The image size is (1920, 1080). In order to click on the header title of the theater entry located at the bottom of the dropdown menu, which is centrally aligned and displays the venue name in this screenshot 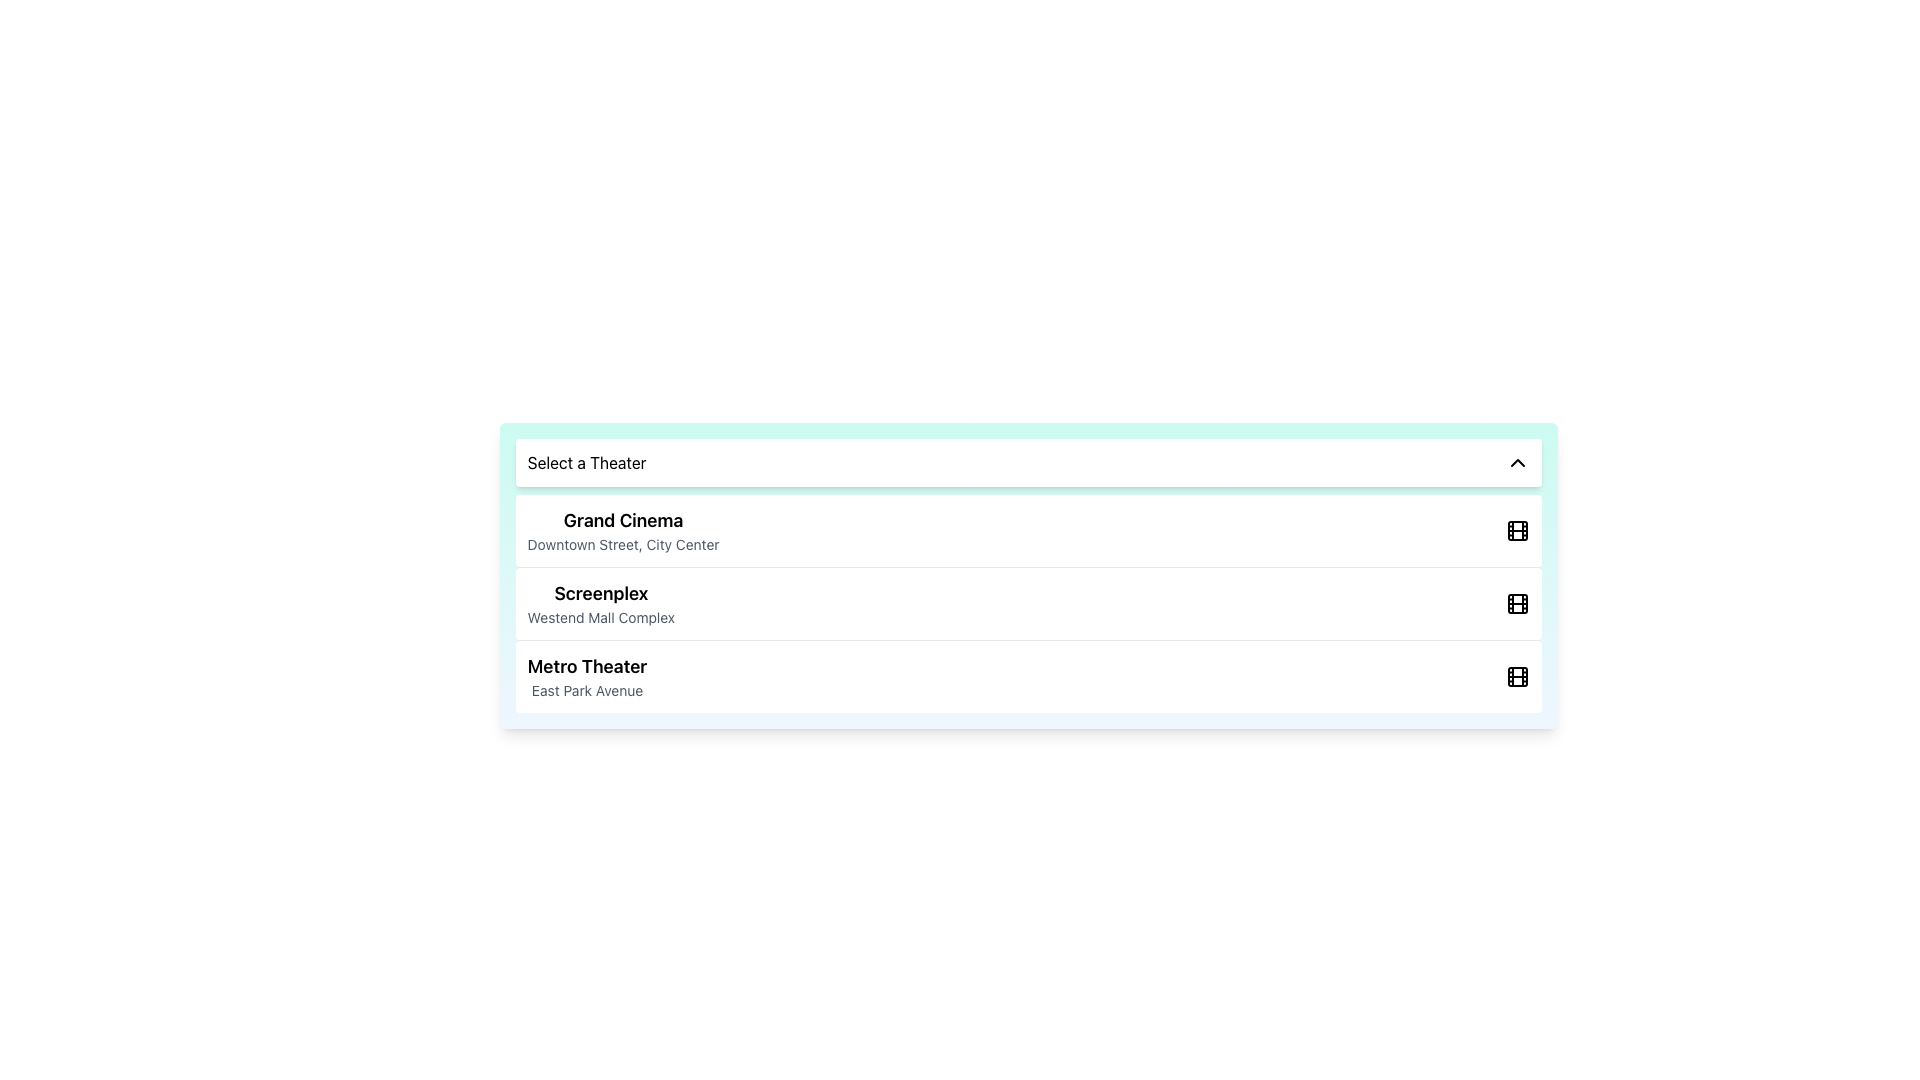, I will do `click(585, 667)`.